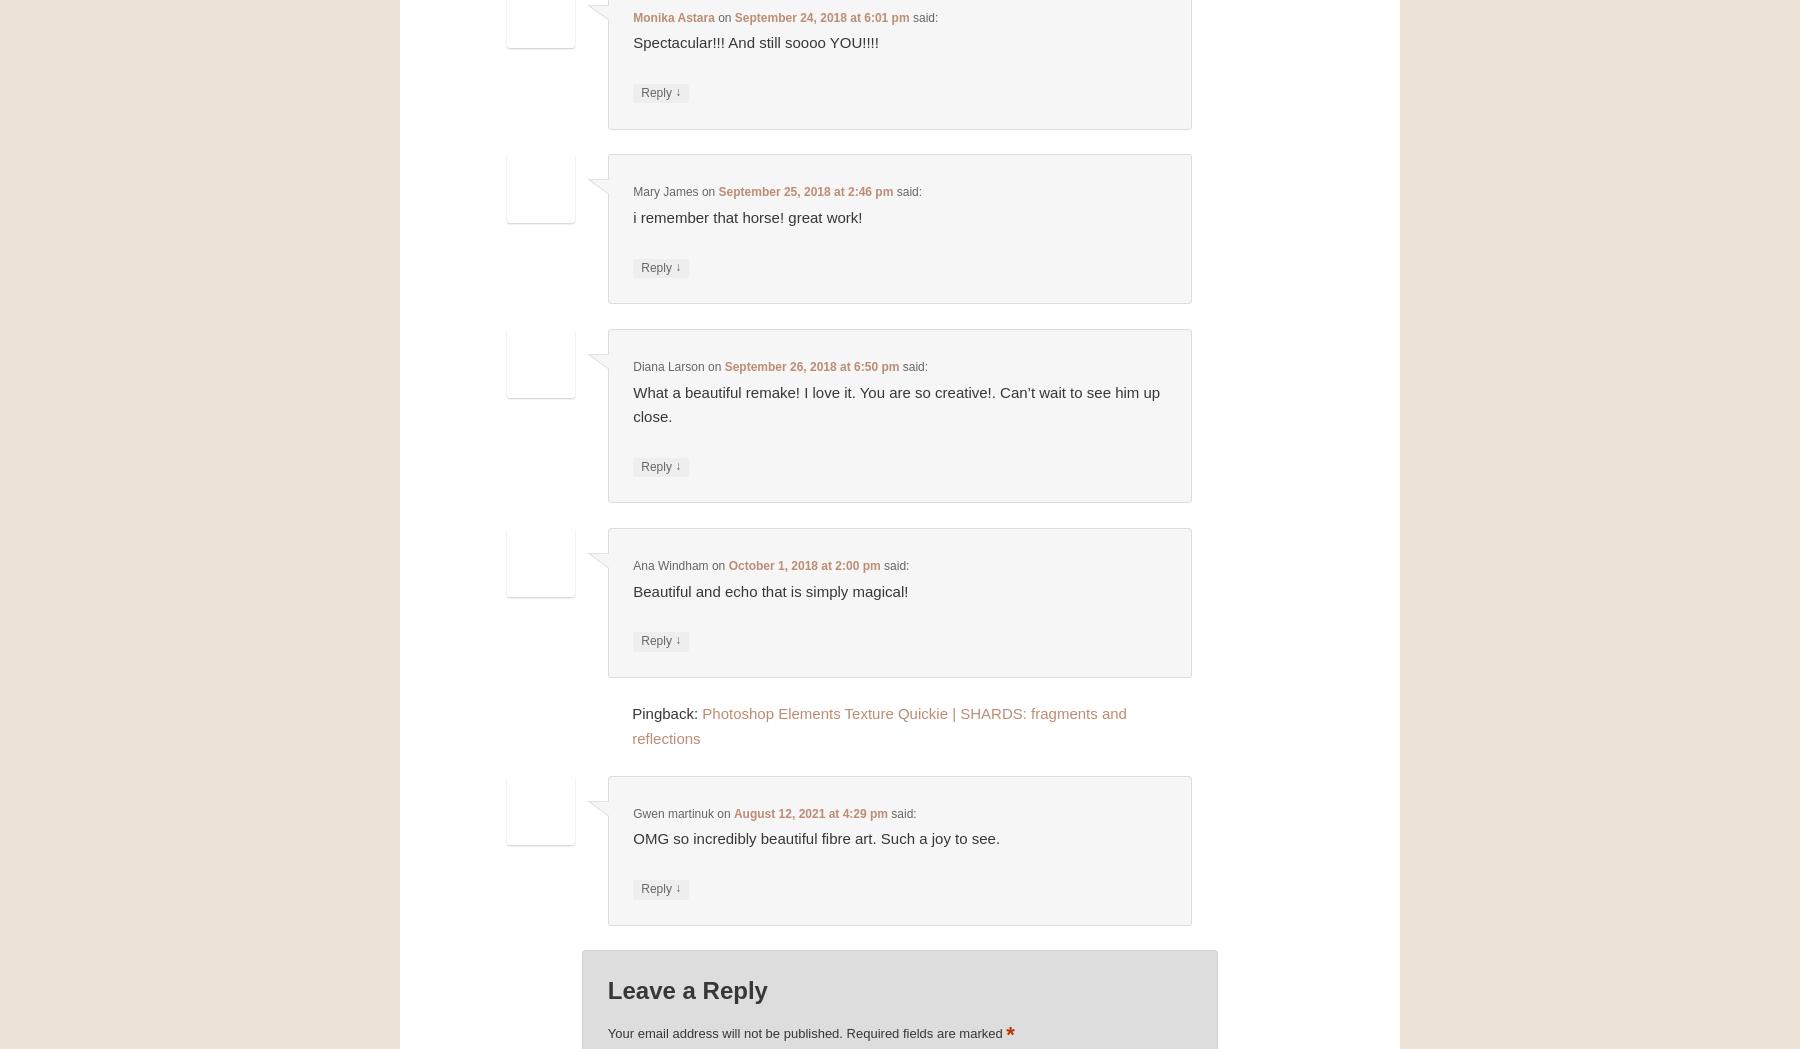 The image size is (1800, 1049). What do you see at coordinates (665, 190) in the screenshot?
I see `'Mary James'` at bounding box center [665, 190].